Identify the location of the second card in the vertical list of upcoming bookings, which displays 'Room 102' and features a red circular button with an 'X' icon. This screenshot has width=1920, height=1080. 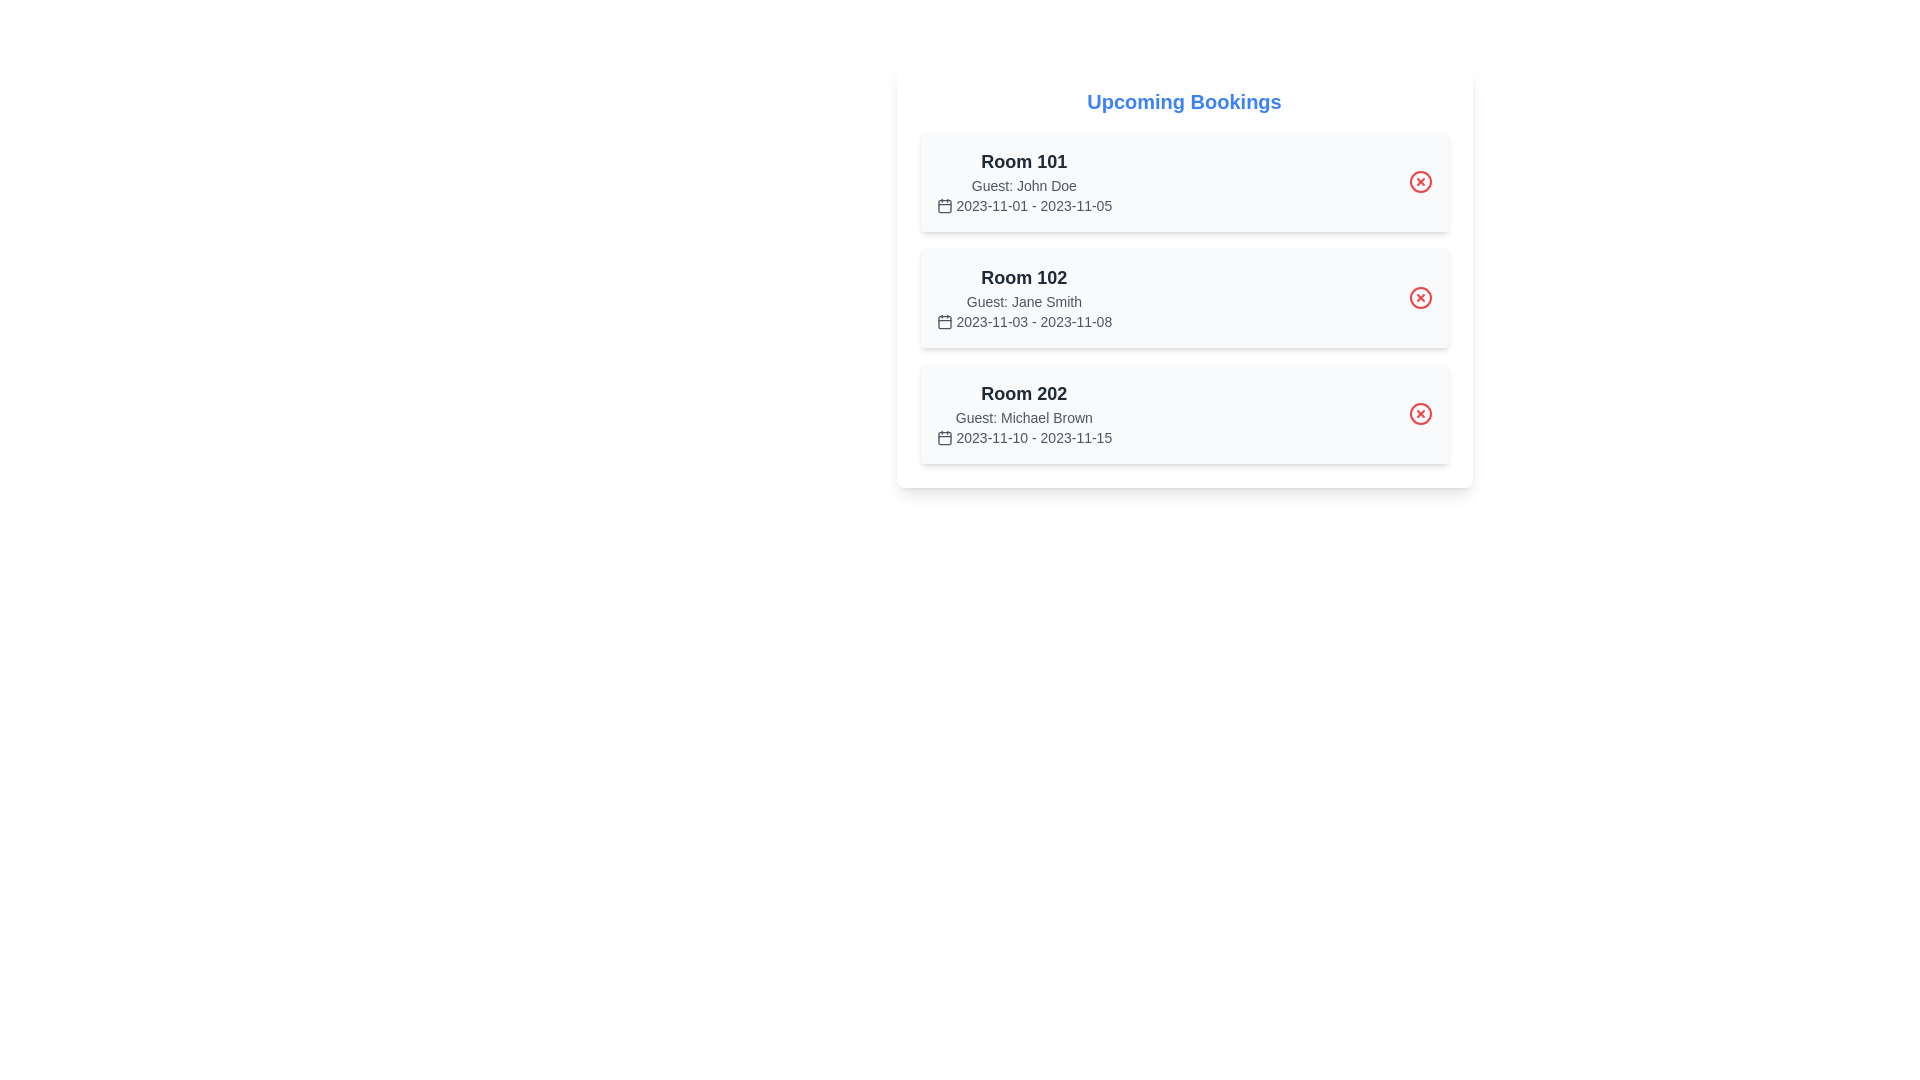
(1184, 297).